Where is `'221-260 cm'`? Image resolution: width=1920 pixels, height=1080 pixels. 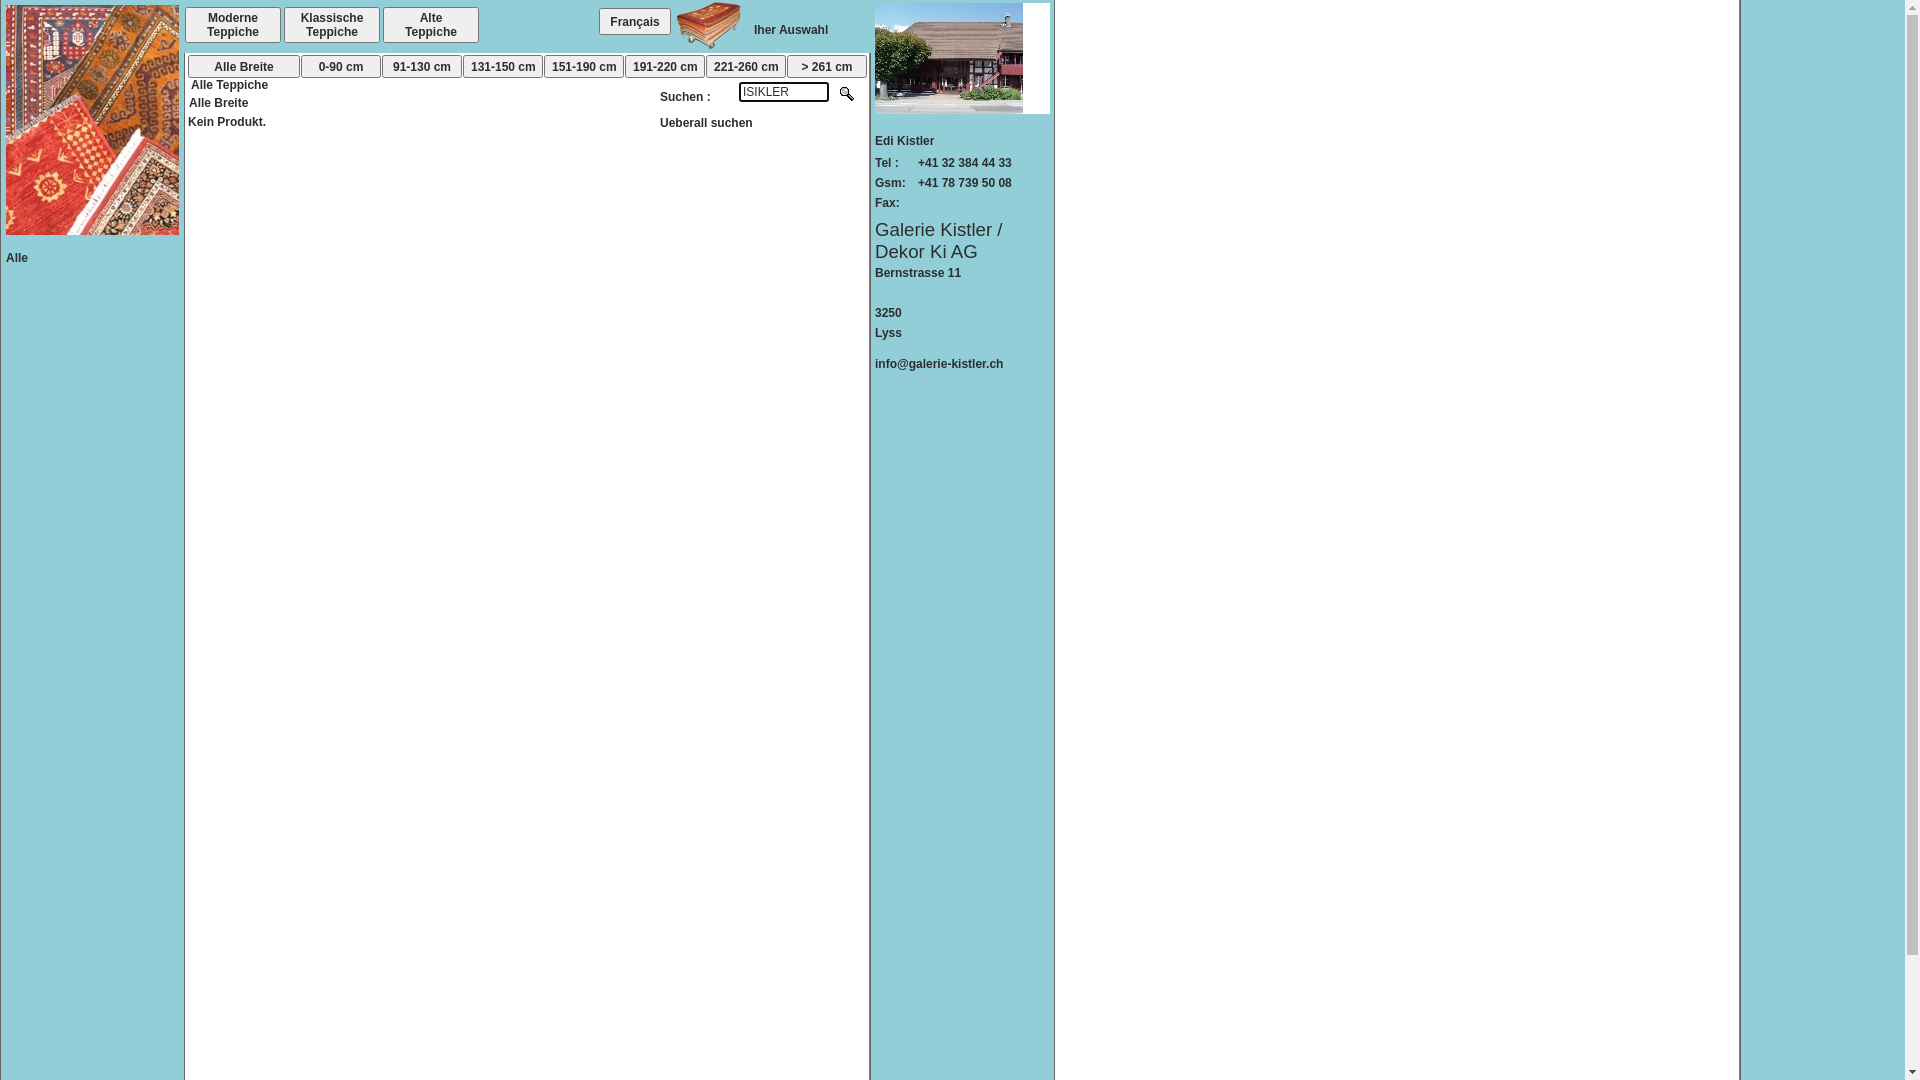
'221-260 cm' is located at coordinates (705, 65).